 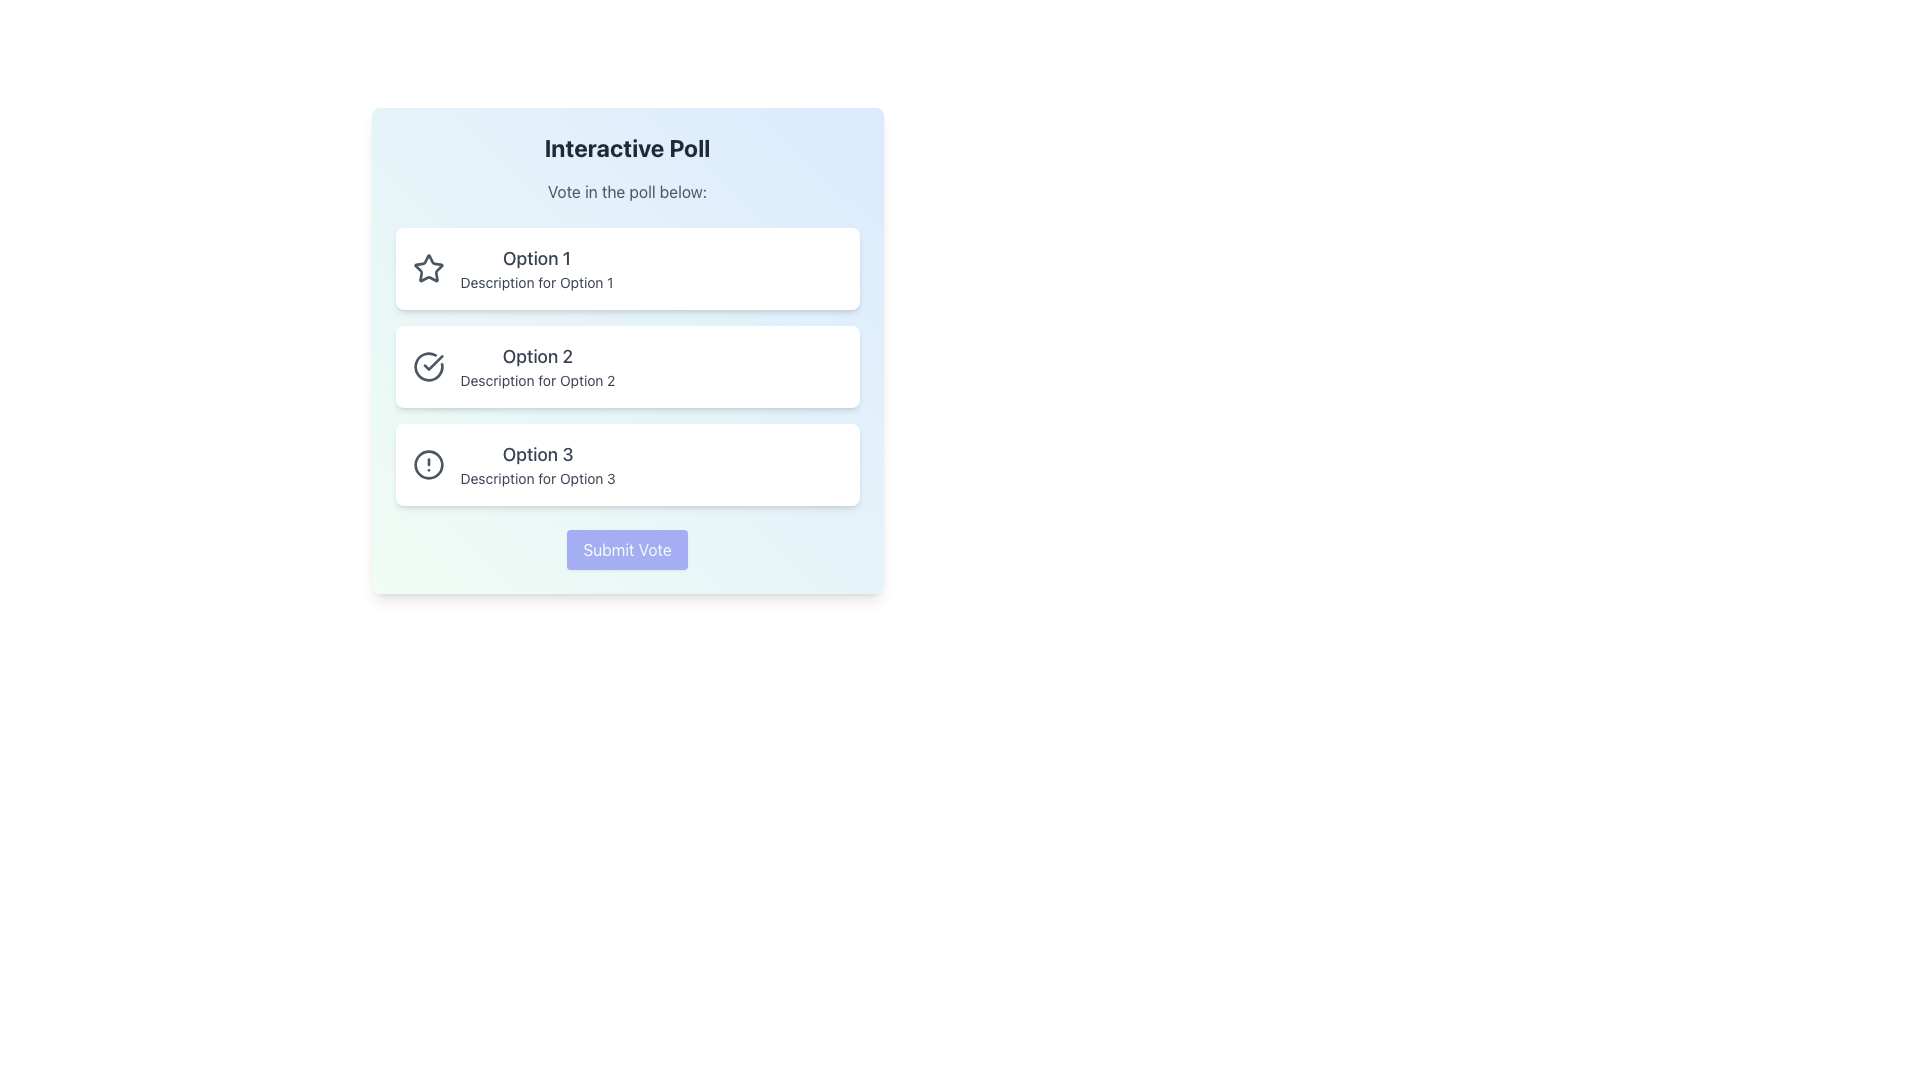 What do you see at coordinates (427, 366) in the screenshot?
I see `the icon that signifies 'Option 2' is selected, located to the left of the text 'Option 2 Description for Option 2' in the second card of the vertically stacked list of options` at bounding box center [427, 366].